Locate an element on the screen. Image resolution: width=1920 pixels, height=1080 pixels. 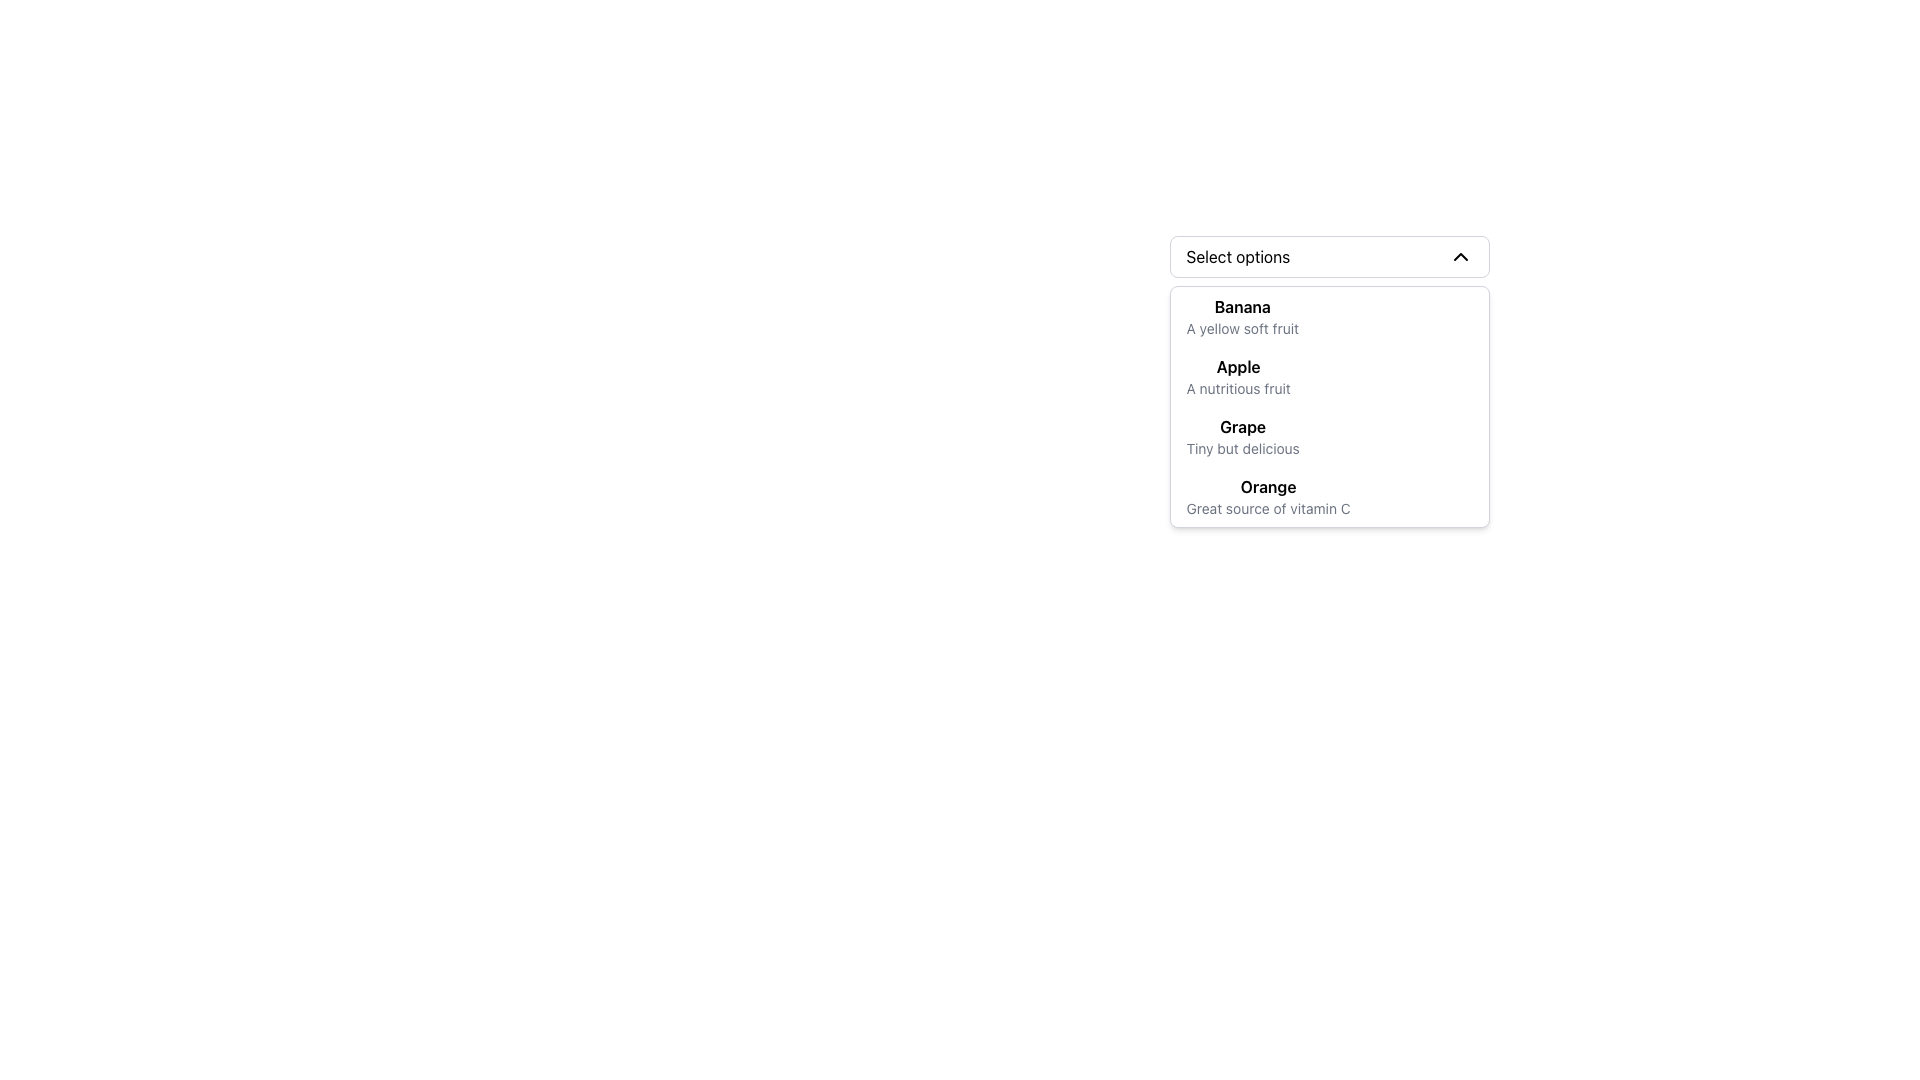
the text label displaying 'Great source of vitamin C' located below the bold text 'Orange' in the dropdown menu is located at coordinates (1267, 508).